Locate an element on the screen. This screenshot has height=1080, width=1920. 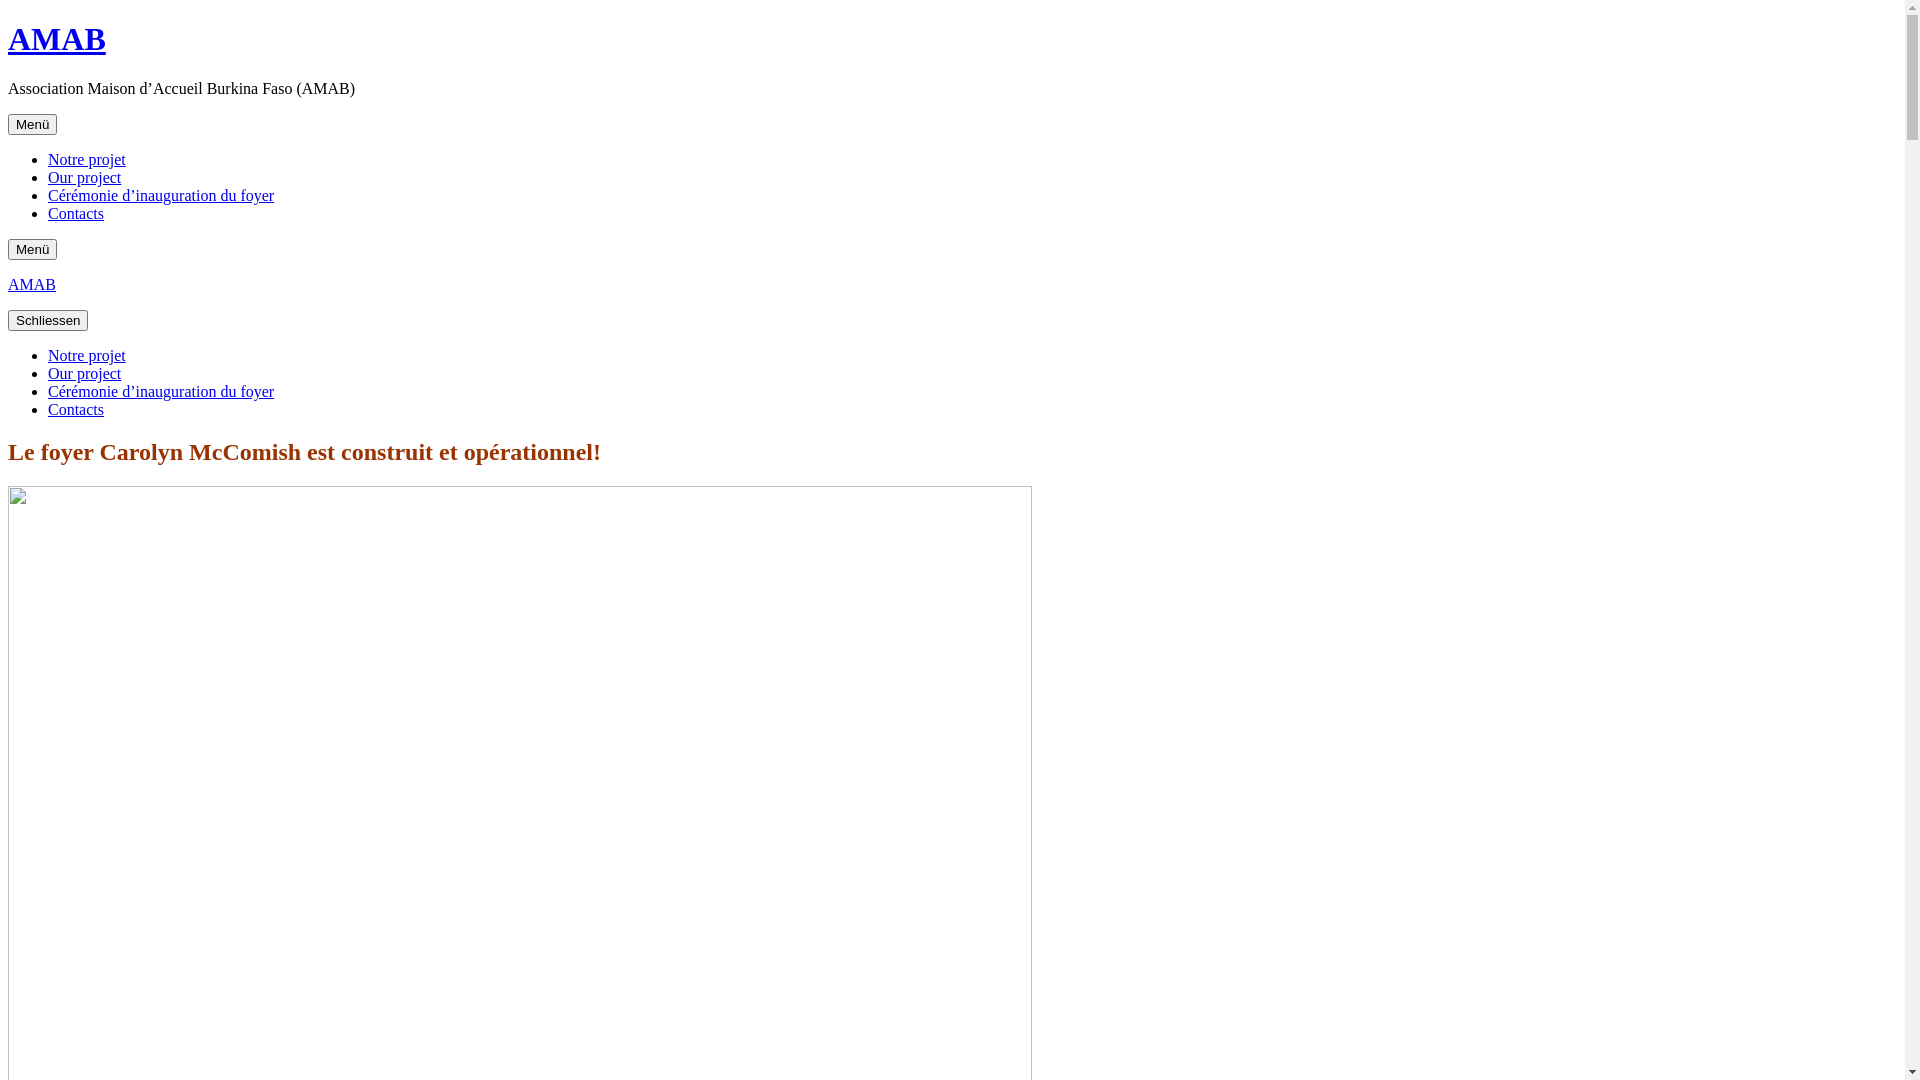
'Contacts' is located at coordinates (76, 408).